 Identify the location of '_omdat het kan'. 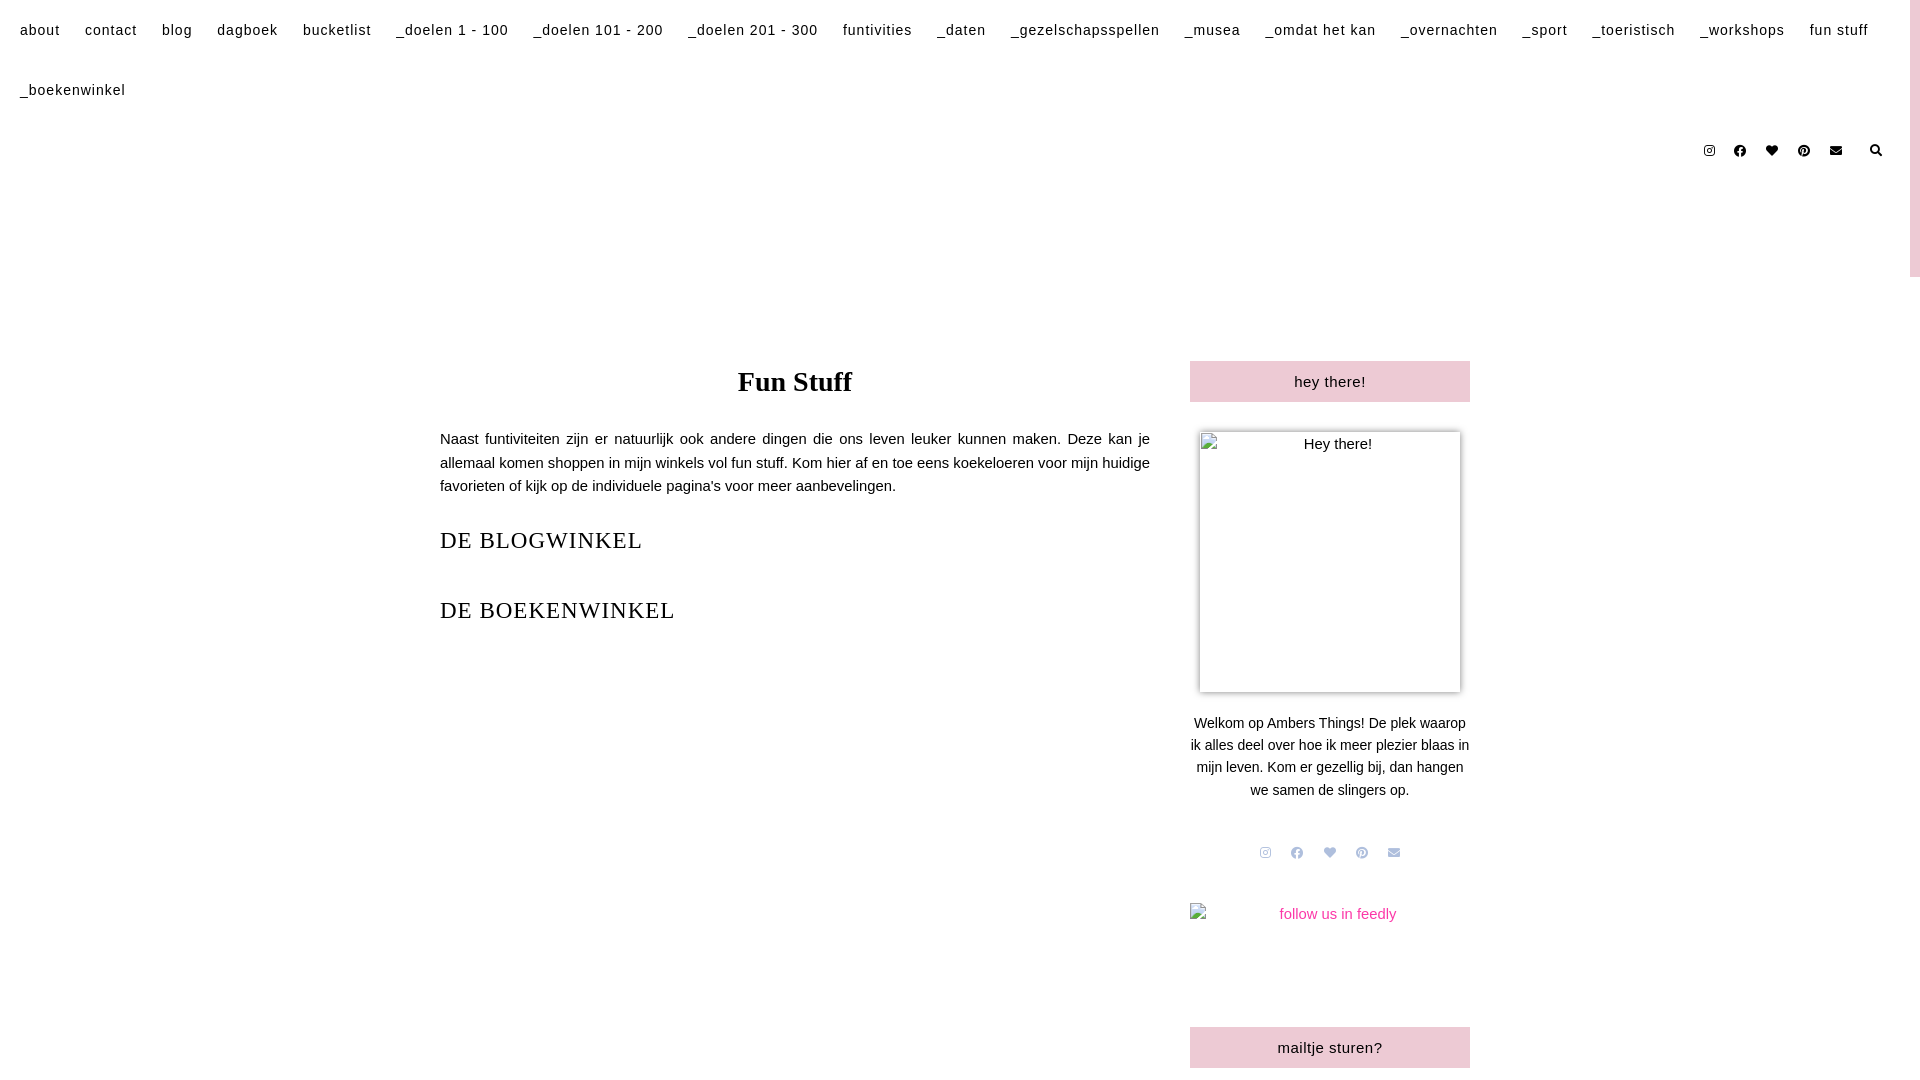
(1320, 30).